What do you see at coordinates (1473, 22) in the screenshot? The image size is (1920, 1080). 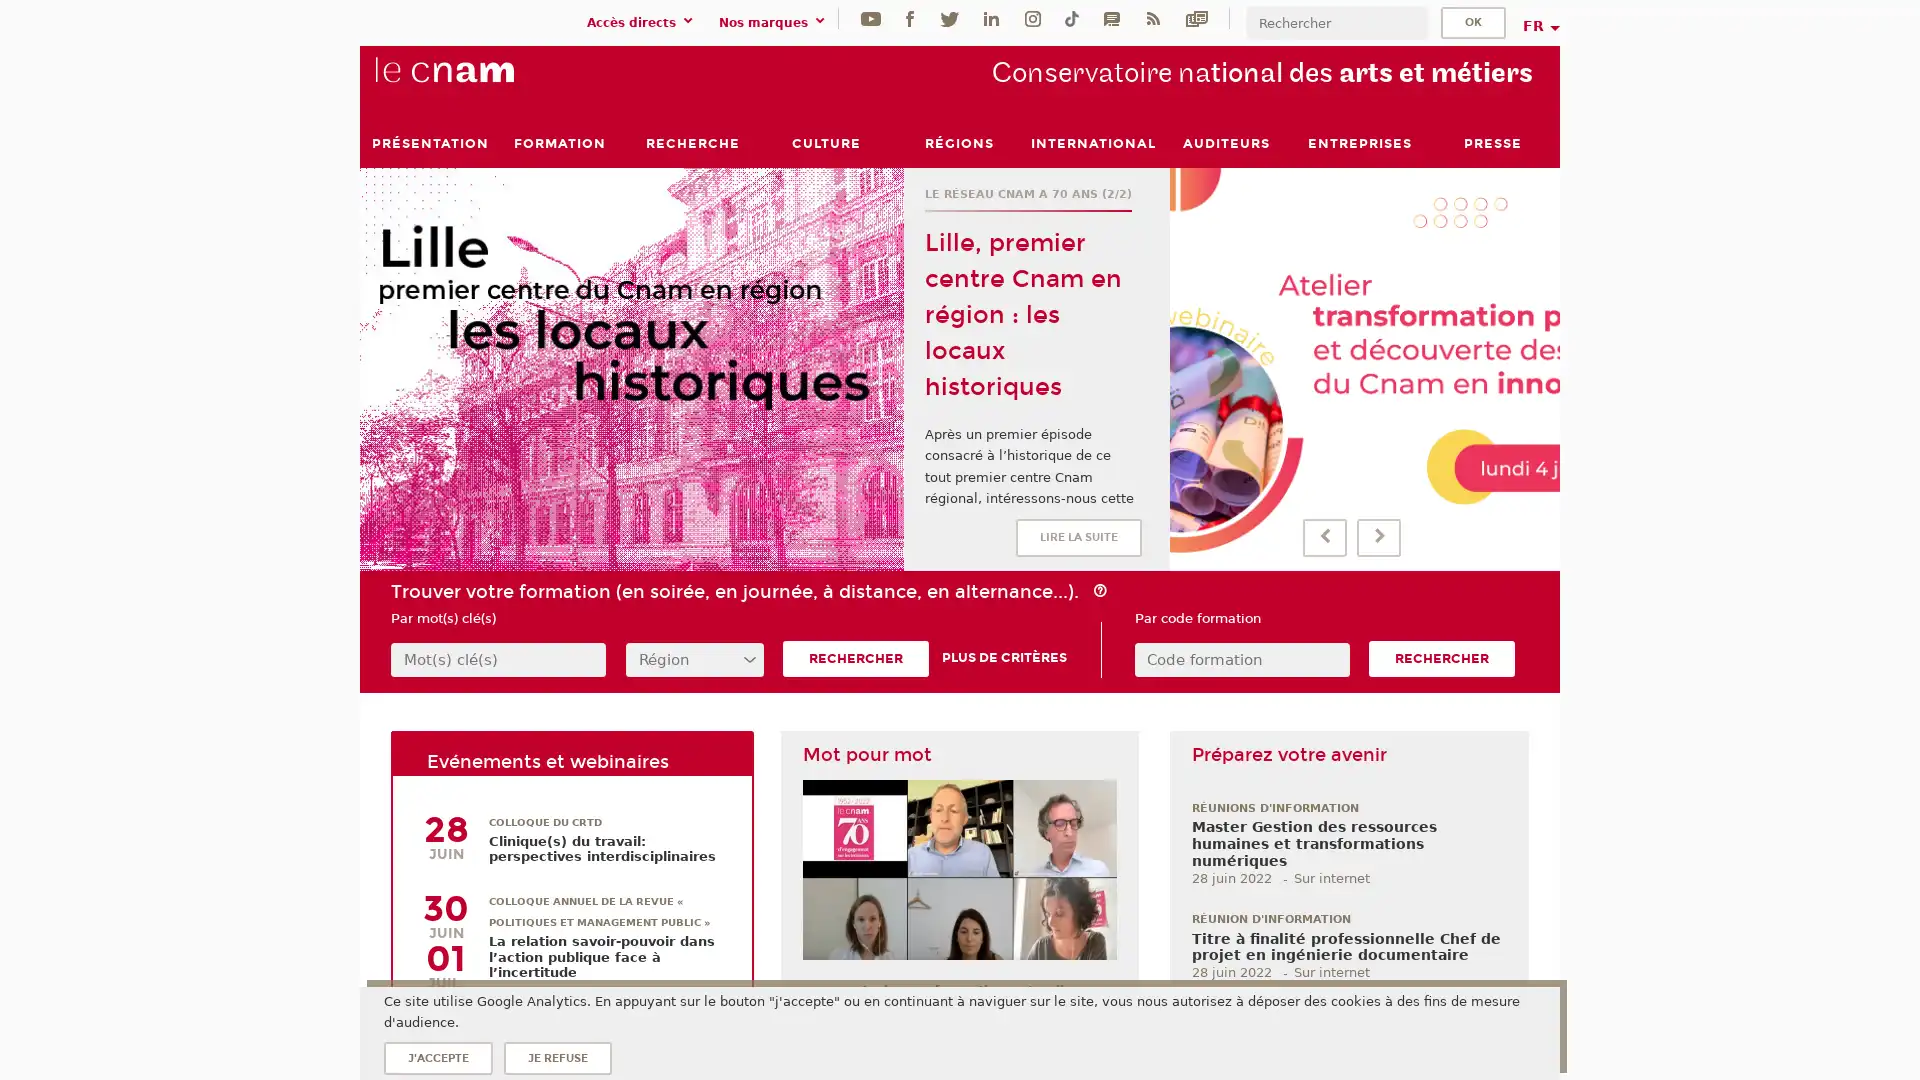 I see `ok` at bounding box center [1473, 22].